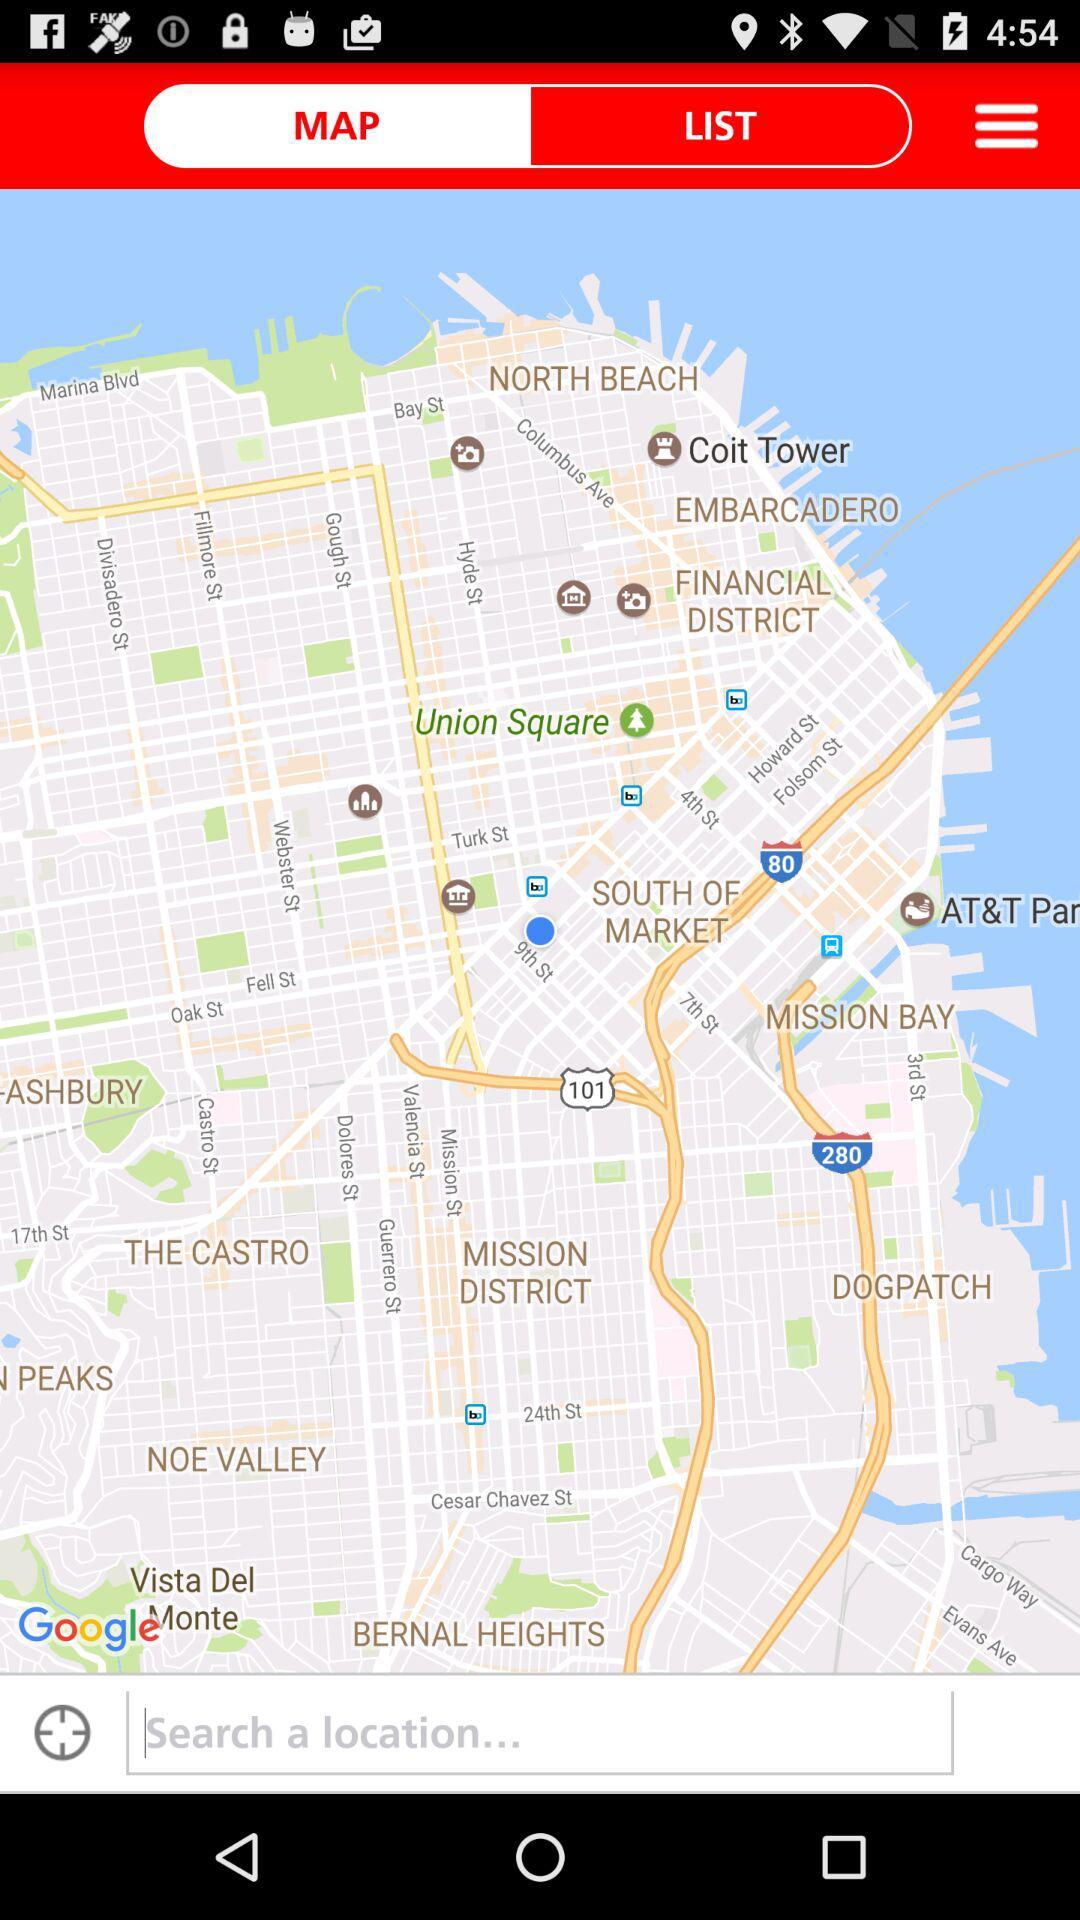  What do you see at coordinates (540, 1732) in the screenshot?
I see `search a location` at bounding box center [540, 1732].